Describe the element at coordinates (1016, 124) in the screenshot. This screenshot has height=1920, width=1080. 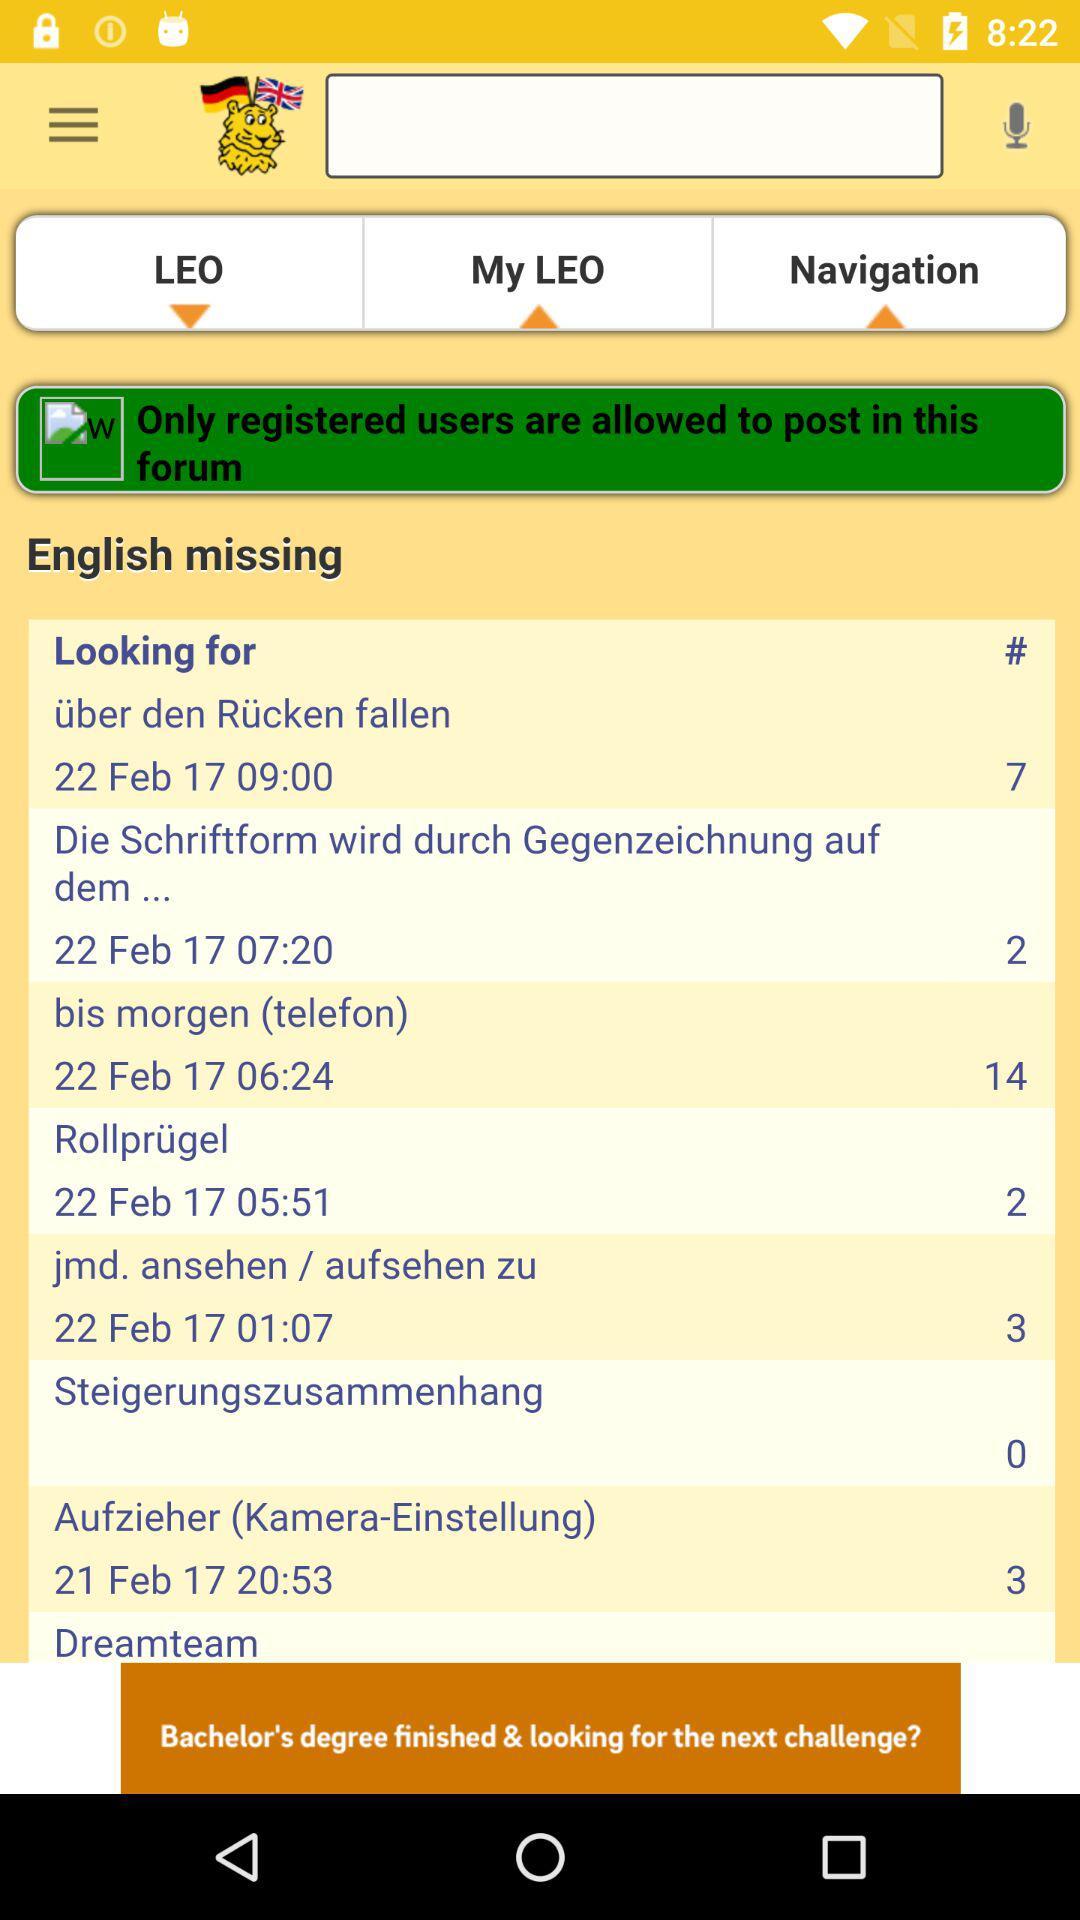
I see `record` at that location.